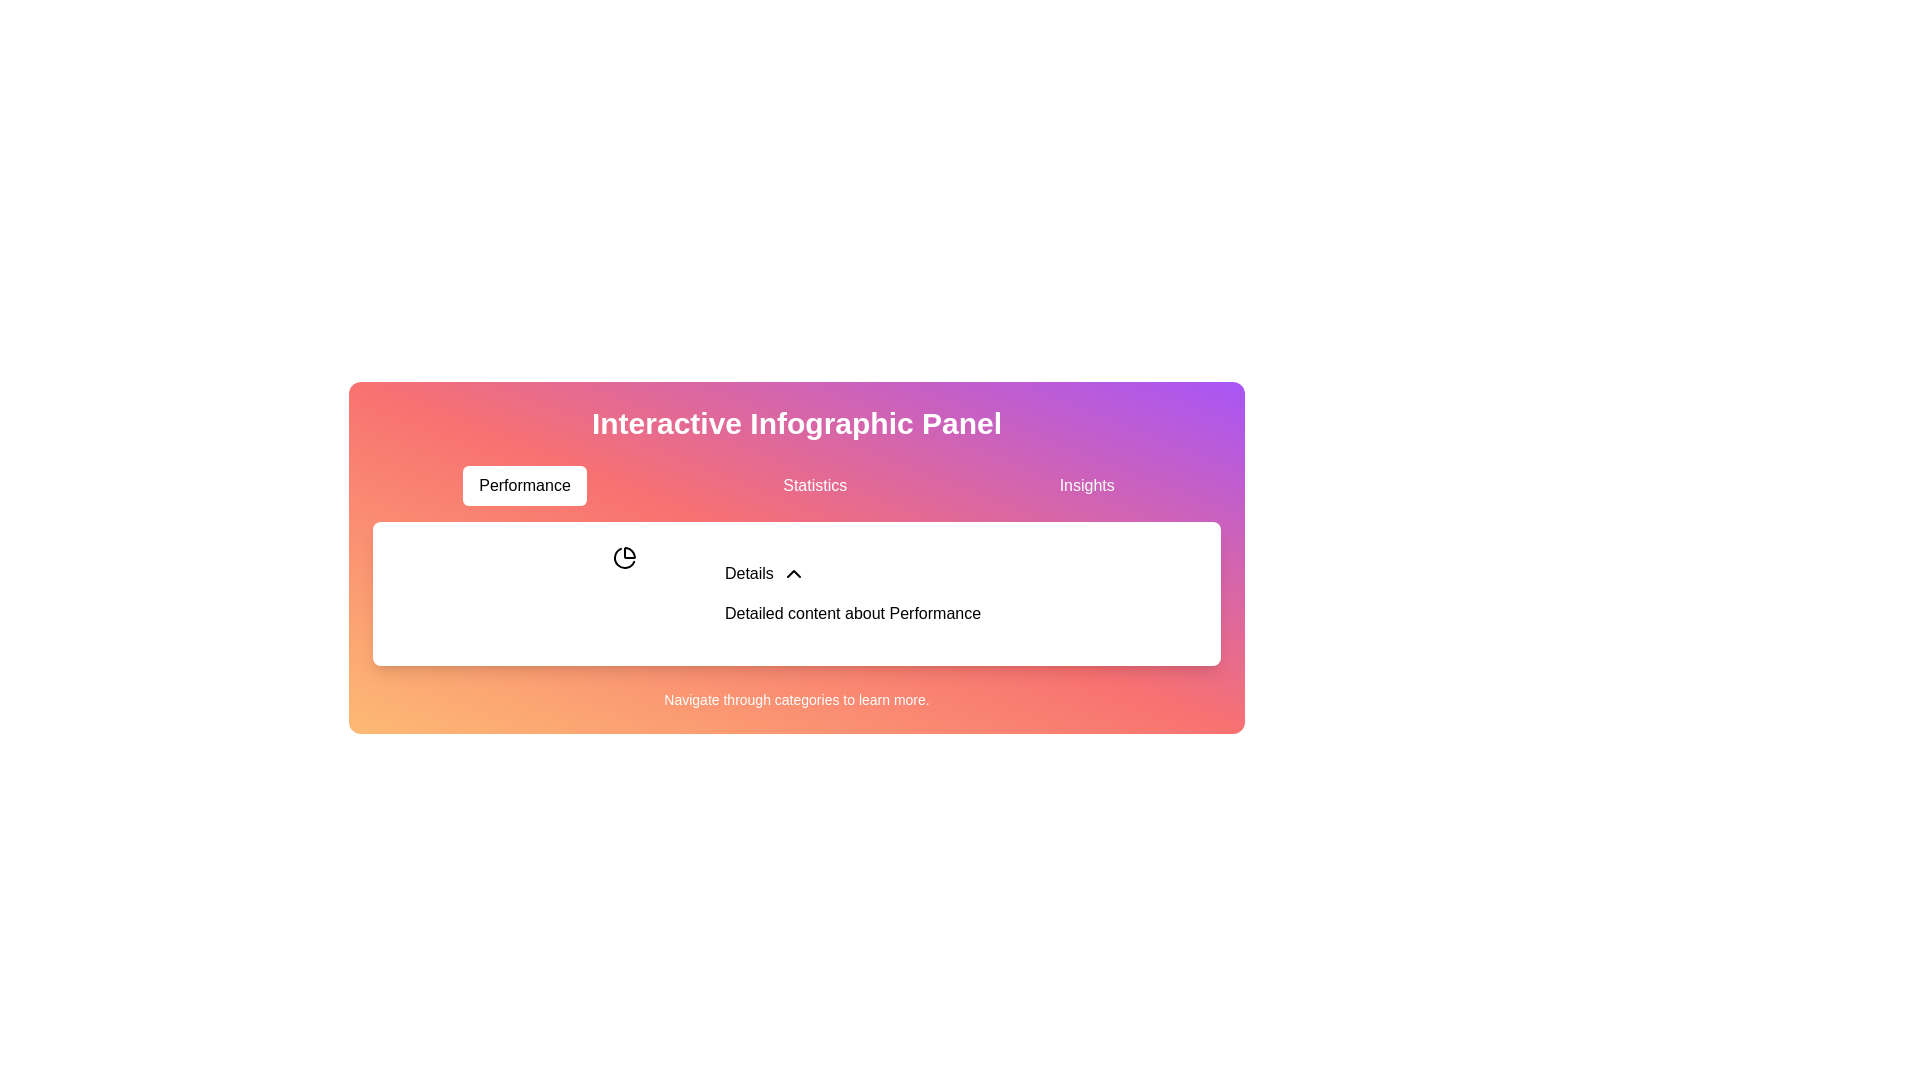 The width and height of the screenshot is (1920, 1080). What do you see at coordinates (764, 574) in the screenshot?
I see `the 'Details' toggle button with an upward-pointing arrow icon` at bounding box center [764, 574].